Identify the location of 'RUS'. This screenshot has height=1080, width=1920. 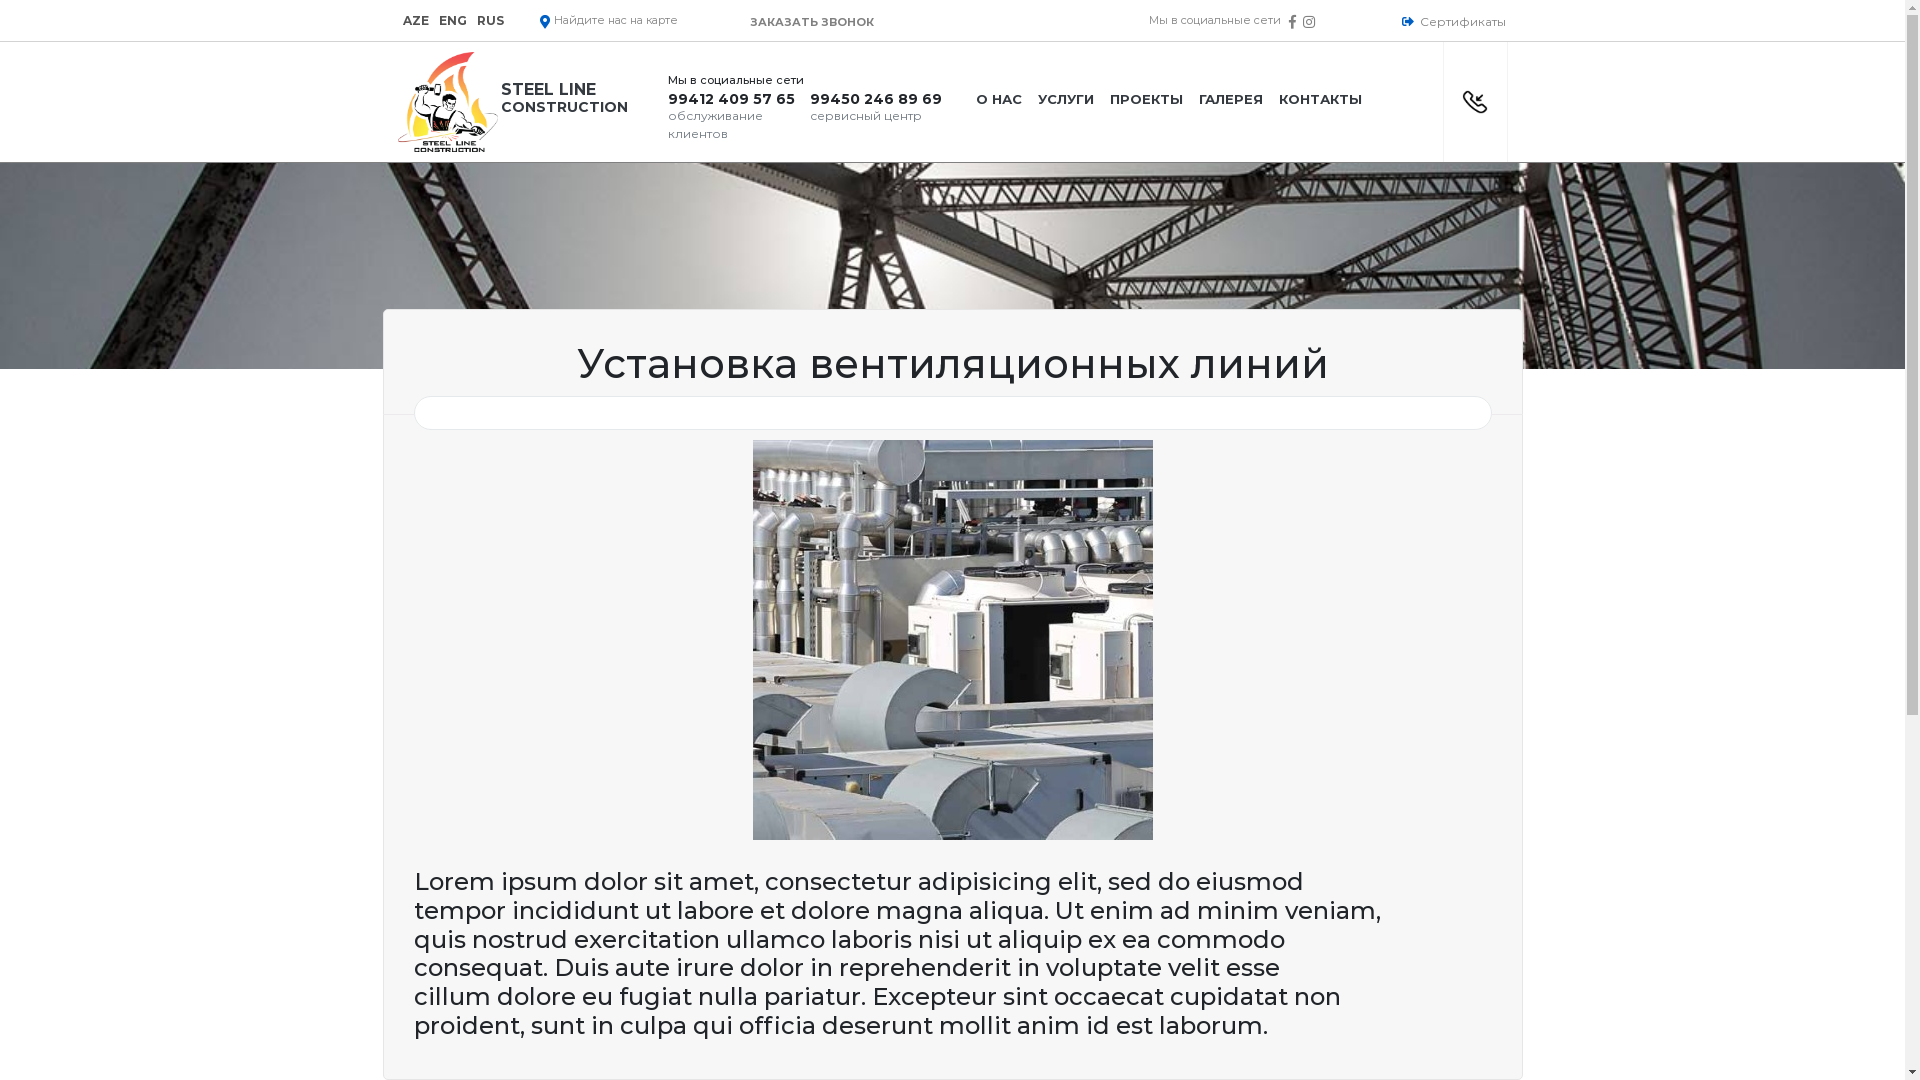
(489, 20).